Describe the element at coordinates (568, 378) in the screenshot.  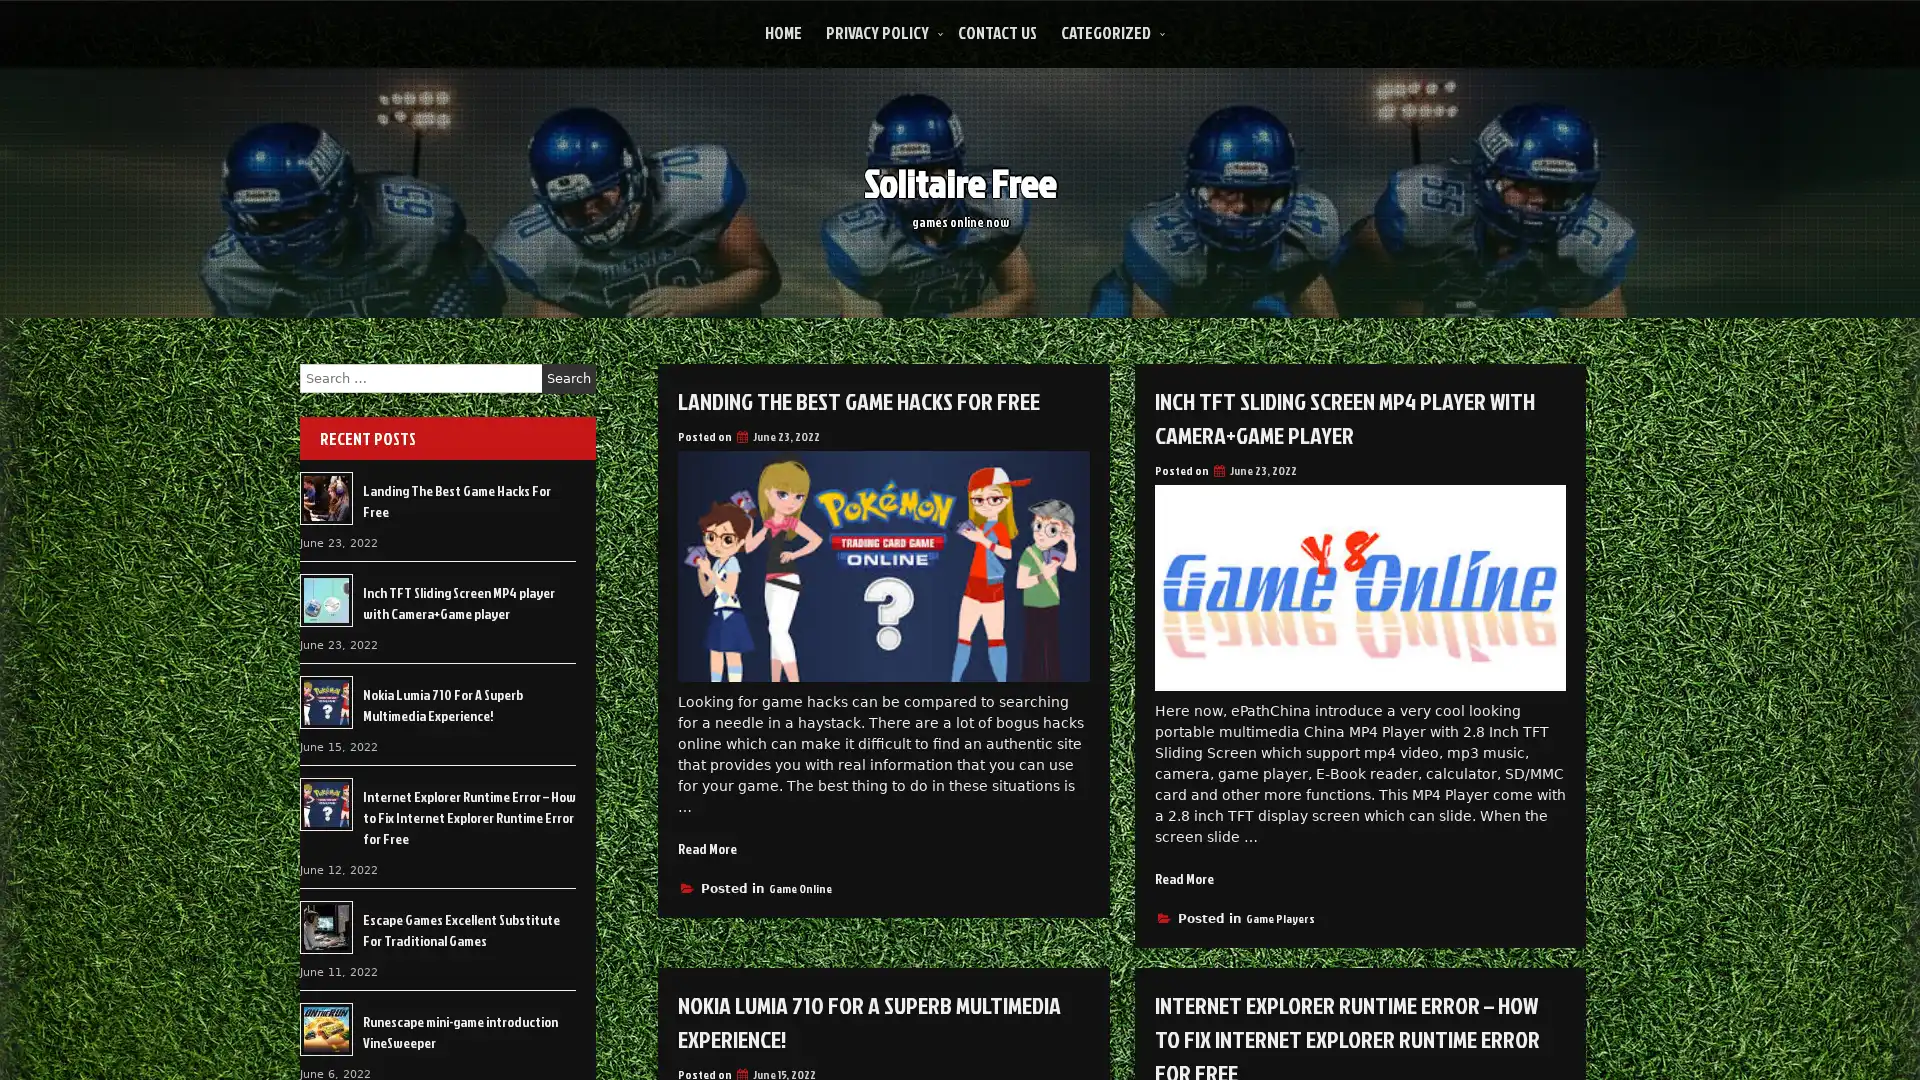
I see `Search` at that location.